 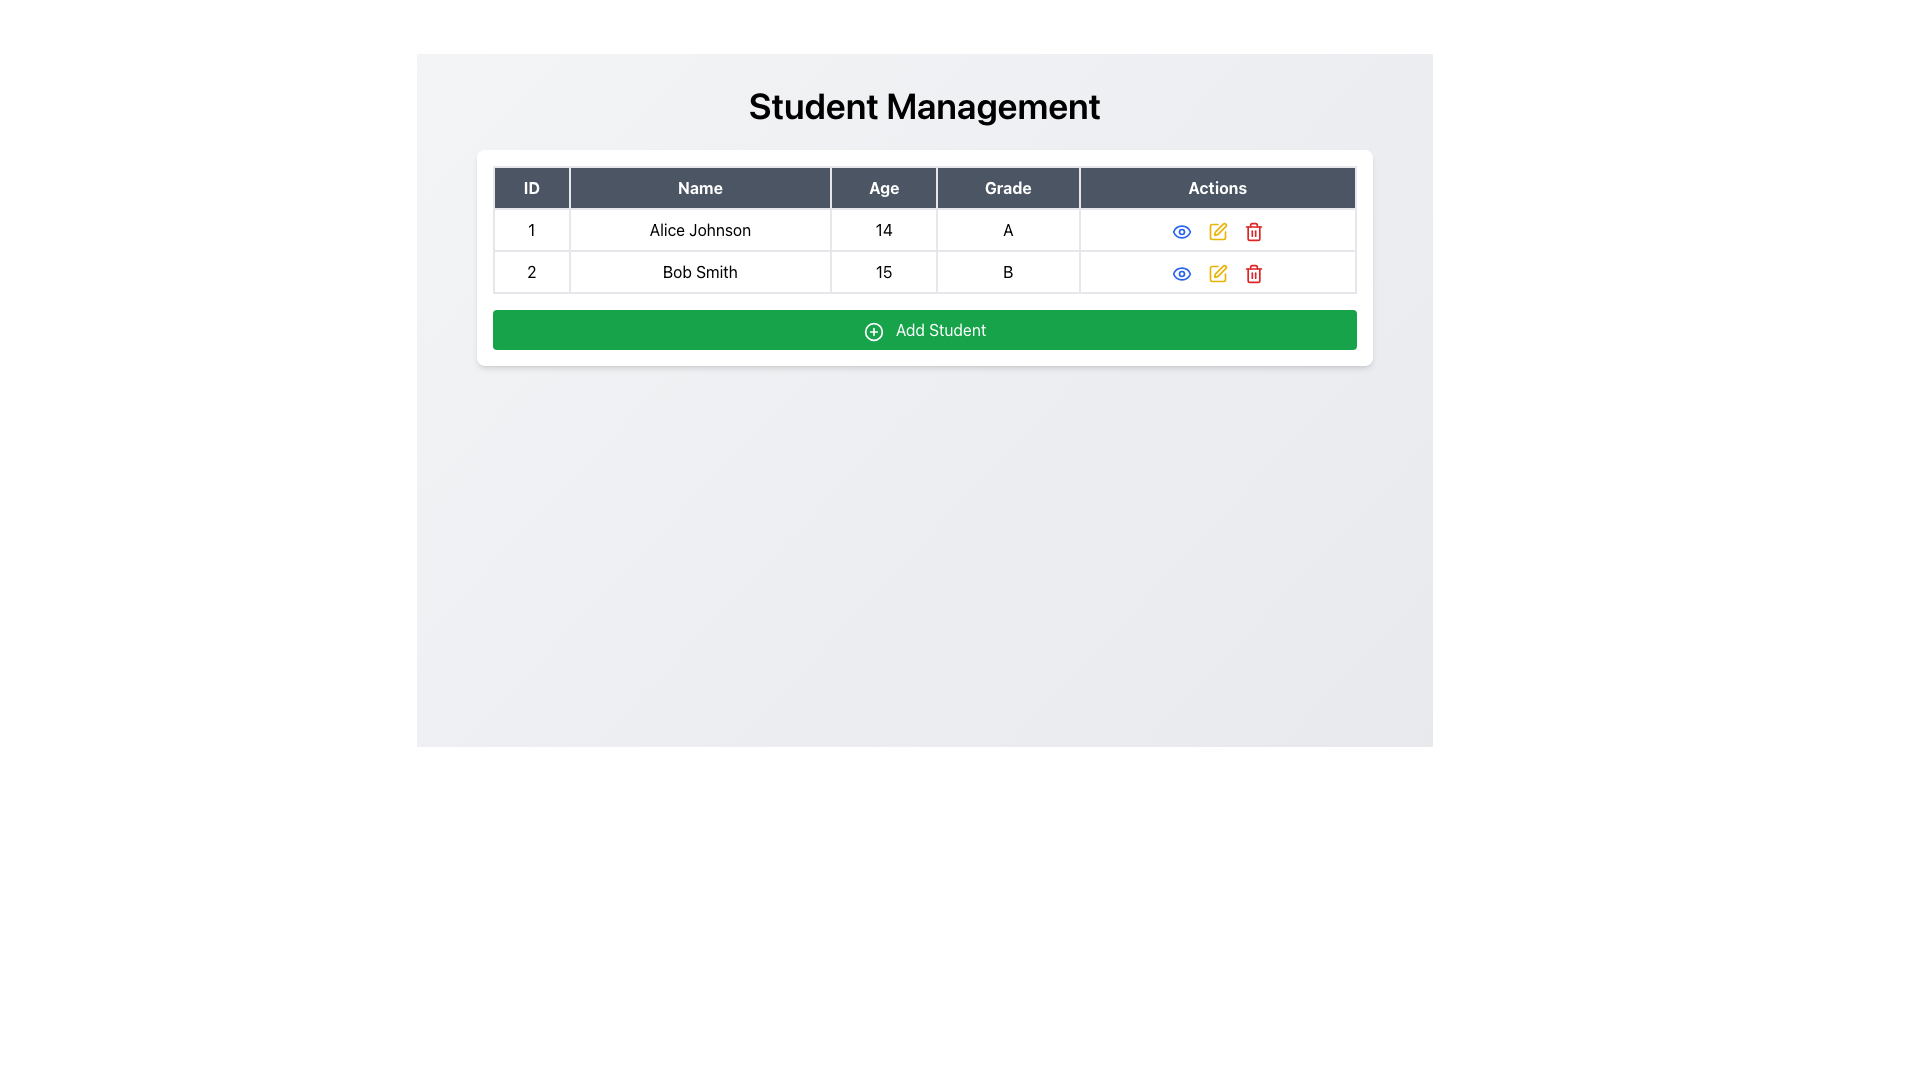 What do you see at coordinates (531, 272) in the screenshot?
I see `numeric text '2' displayed in the ID column of the table row for 'Bob Smith'` at bounding box center [531, 272].